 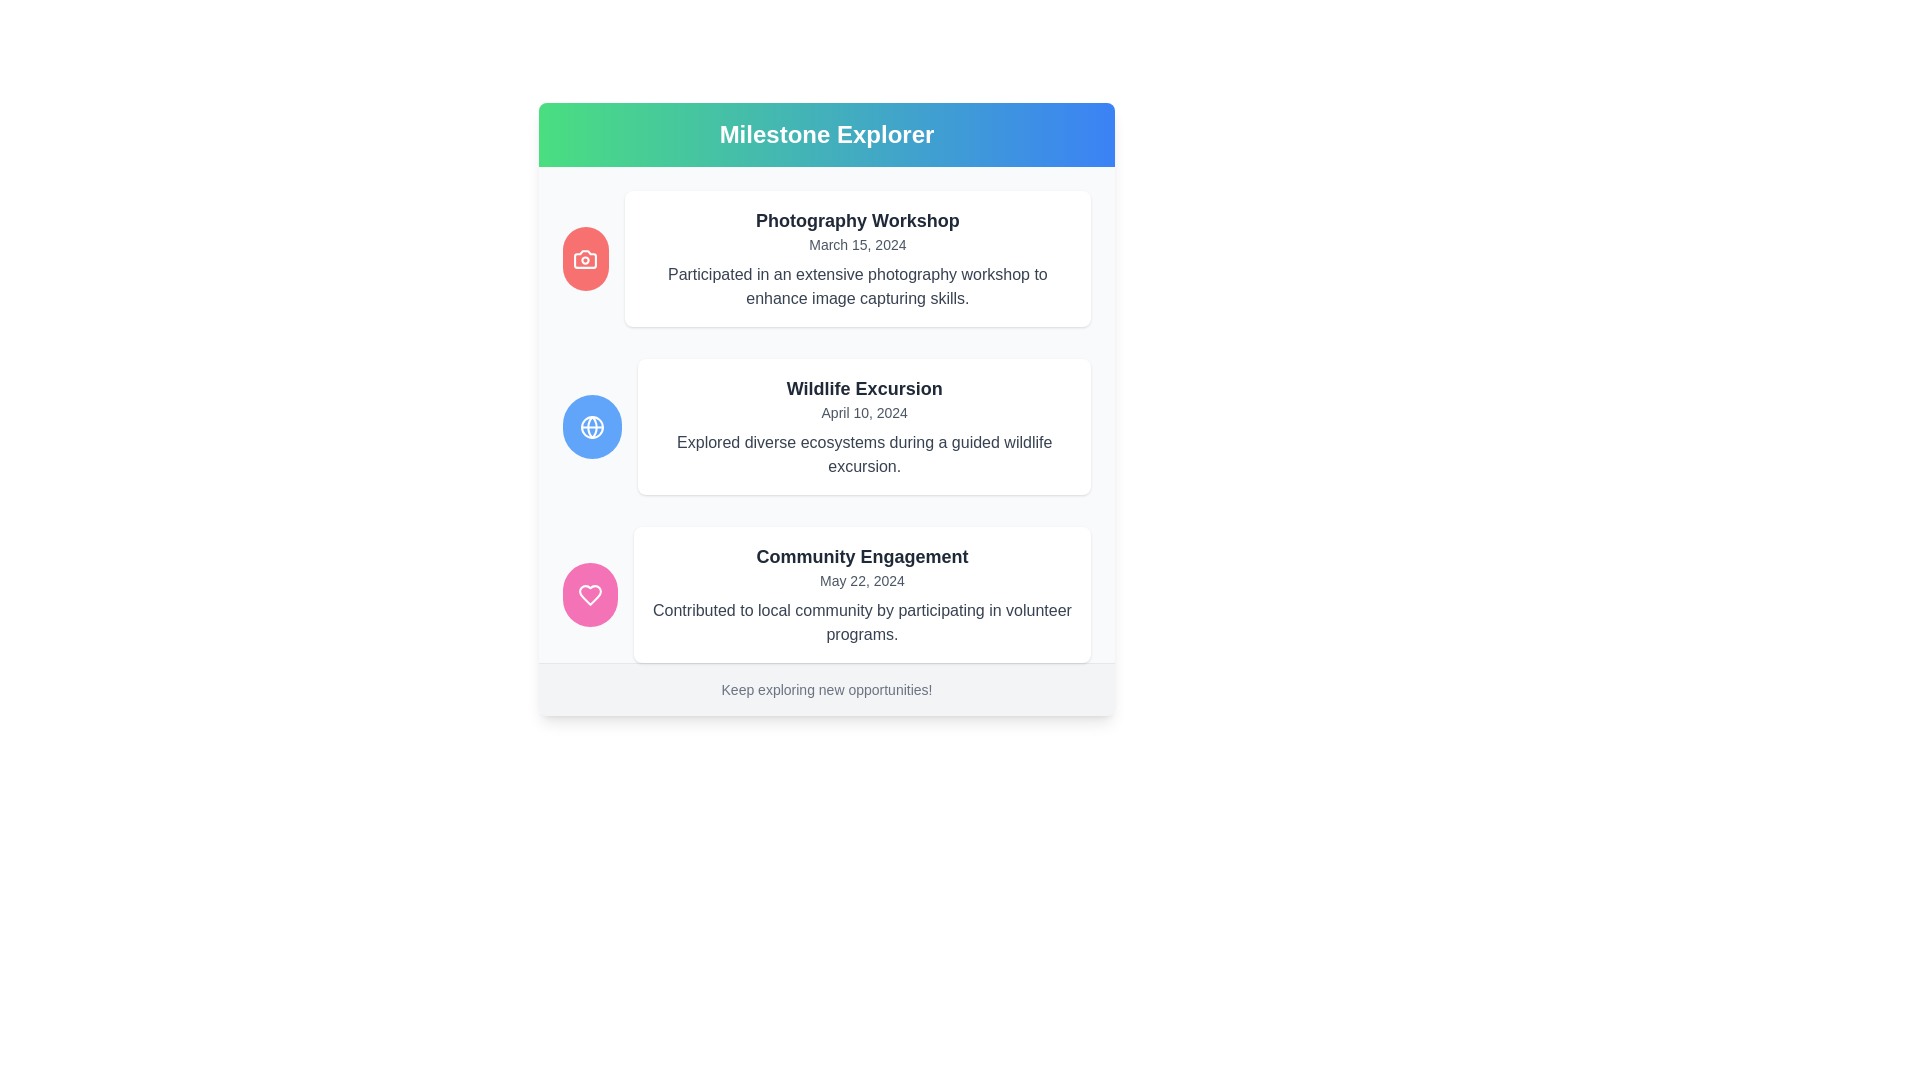 I want to click on the text label that reads 'Explored diverse ecosystems during a guided wildlife excursion.', which is placed underneath the heading 'Wildlife Excursion' and the date 'April 10, 2024', so click(x=864, y=455).